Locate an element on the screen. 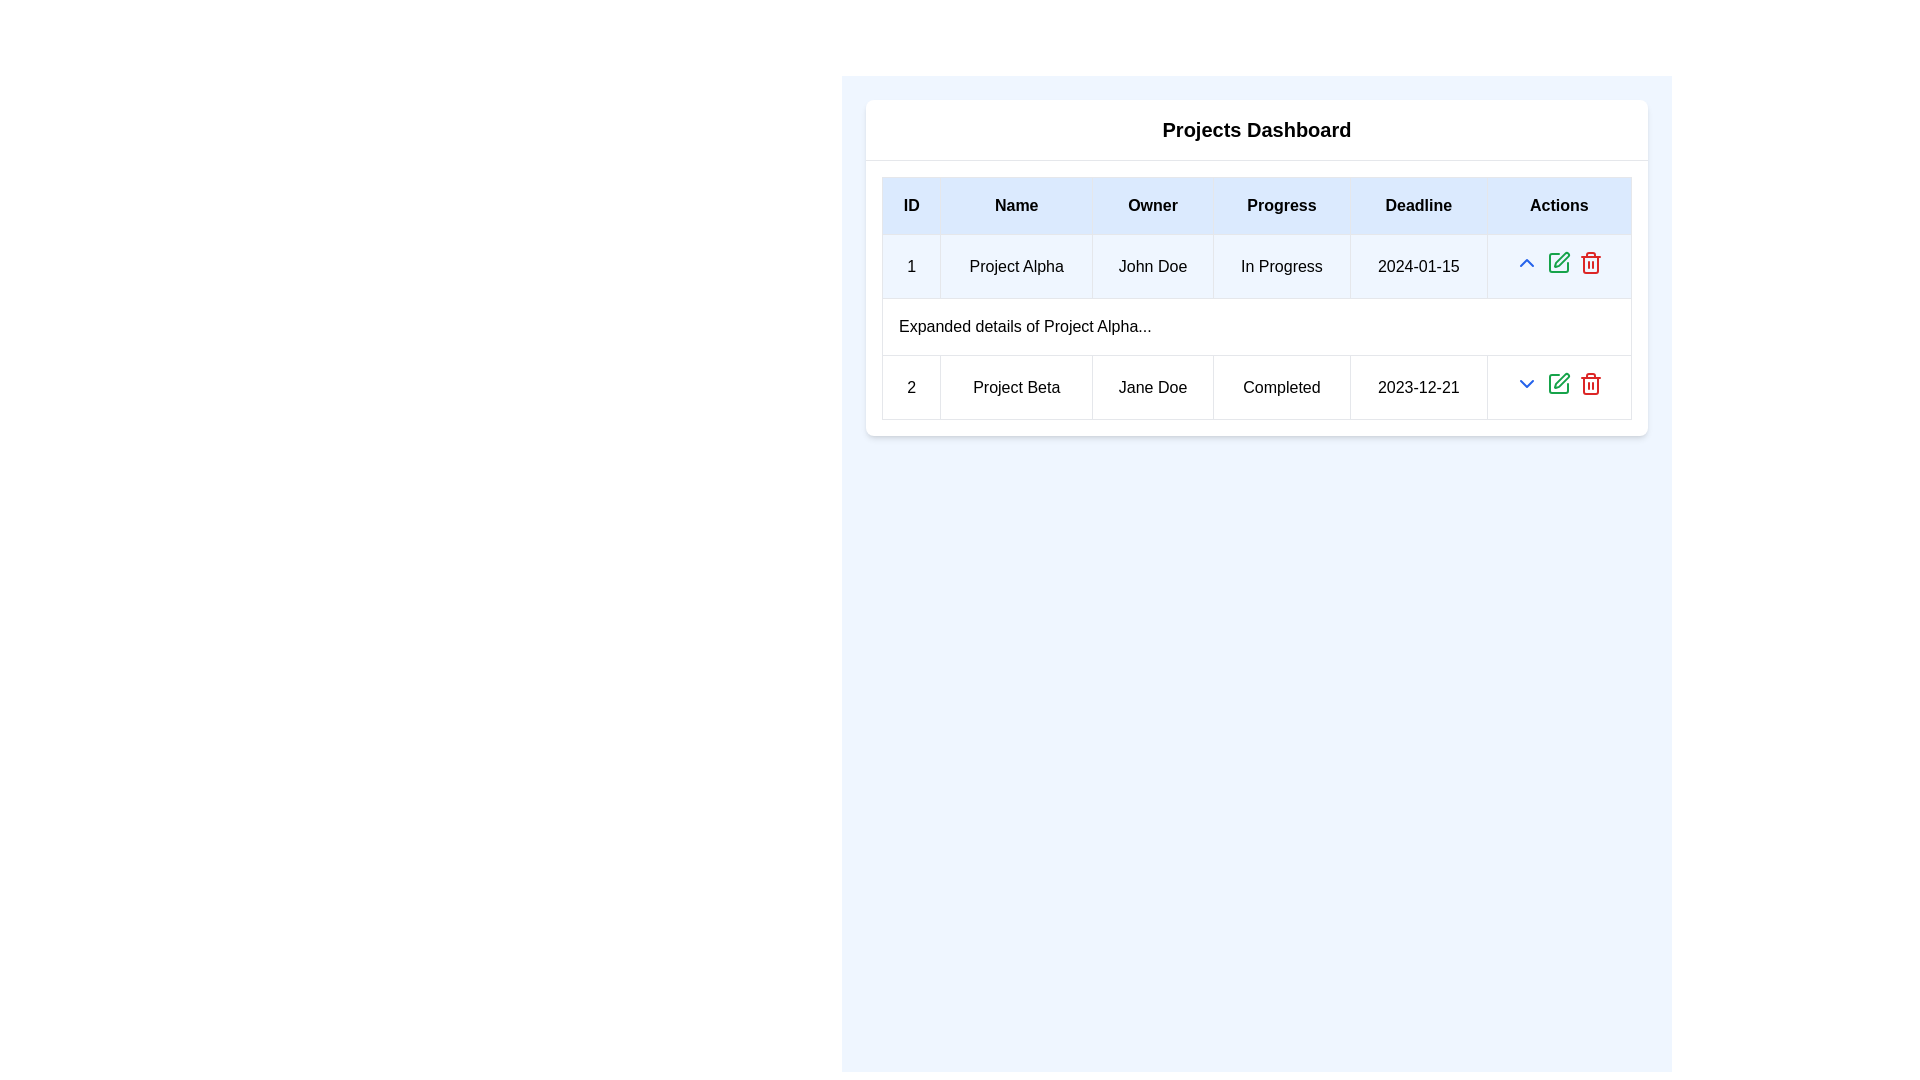 The width and height of the screenshot is (1920, 1080). the central table displaying detailed information about projects and their statuses, located below the 'Projects Dashboard' title is located at coordinates (1256, 297).